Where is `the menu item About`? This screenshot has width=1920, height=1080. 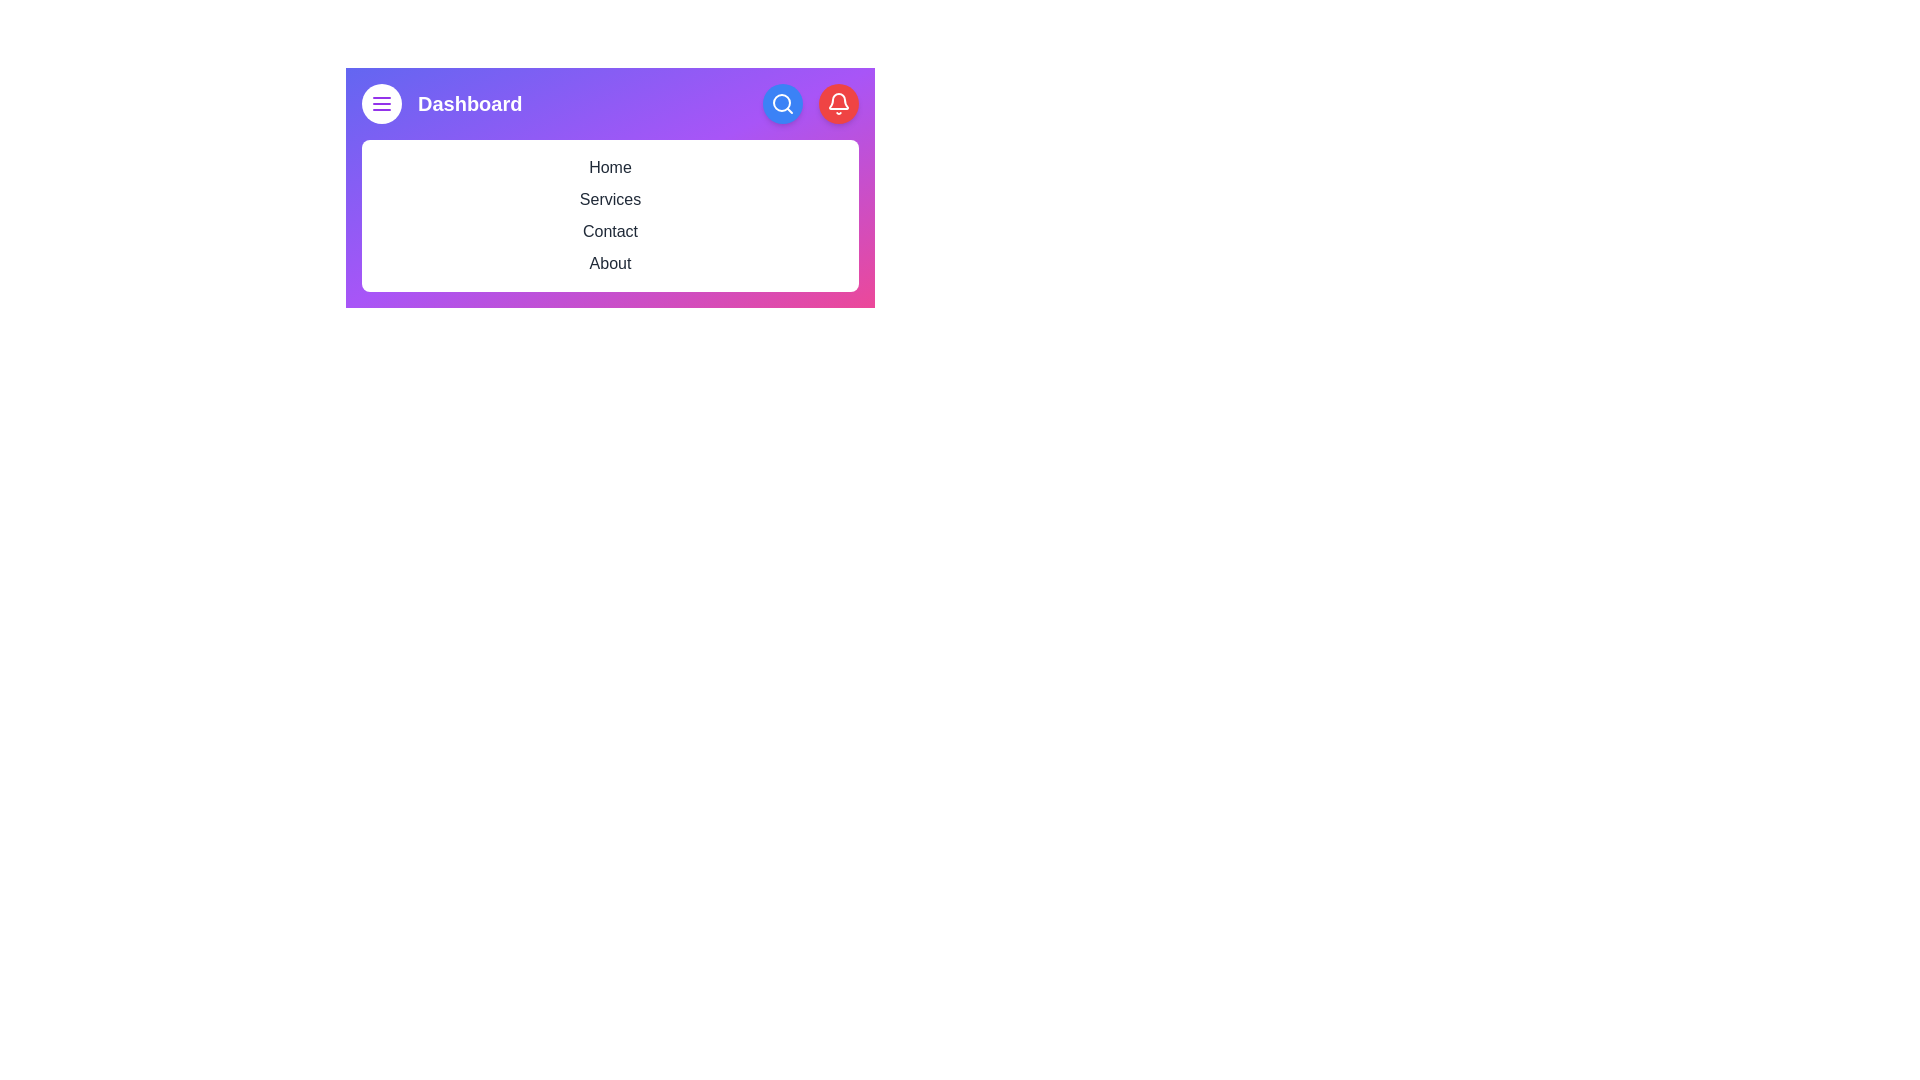 the menu item About is located at coordinates (609, 262).